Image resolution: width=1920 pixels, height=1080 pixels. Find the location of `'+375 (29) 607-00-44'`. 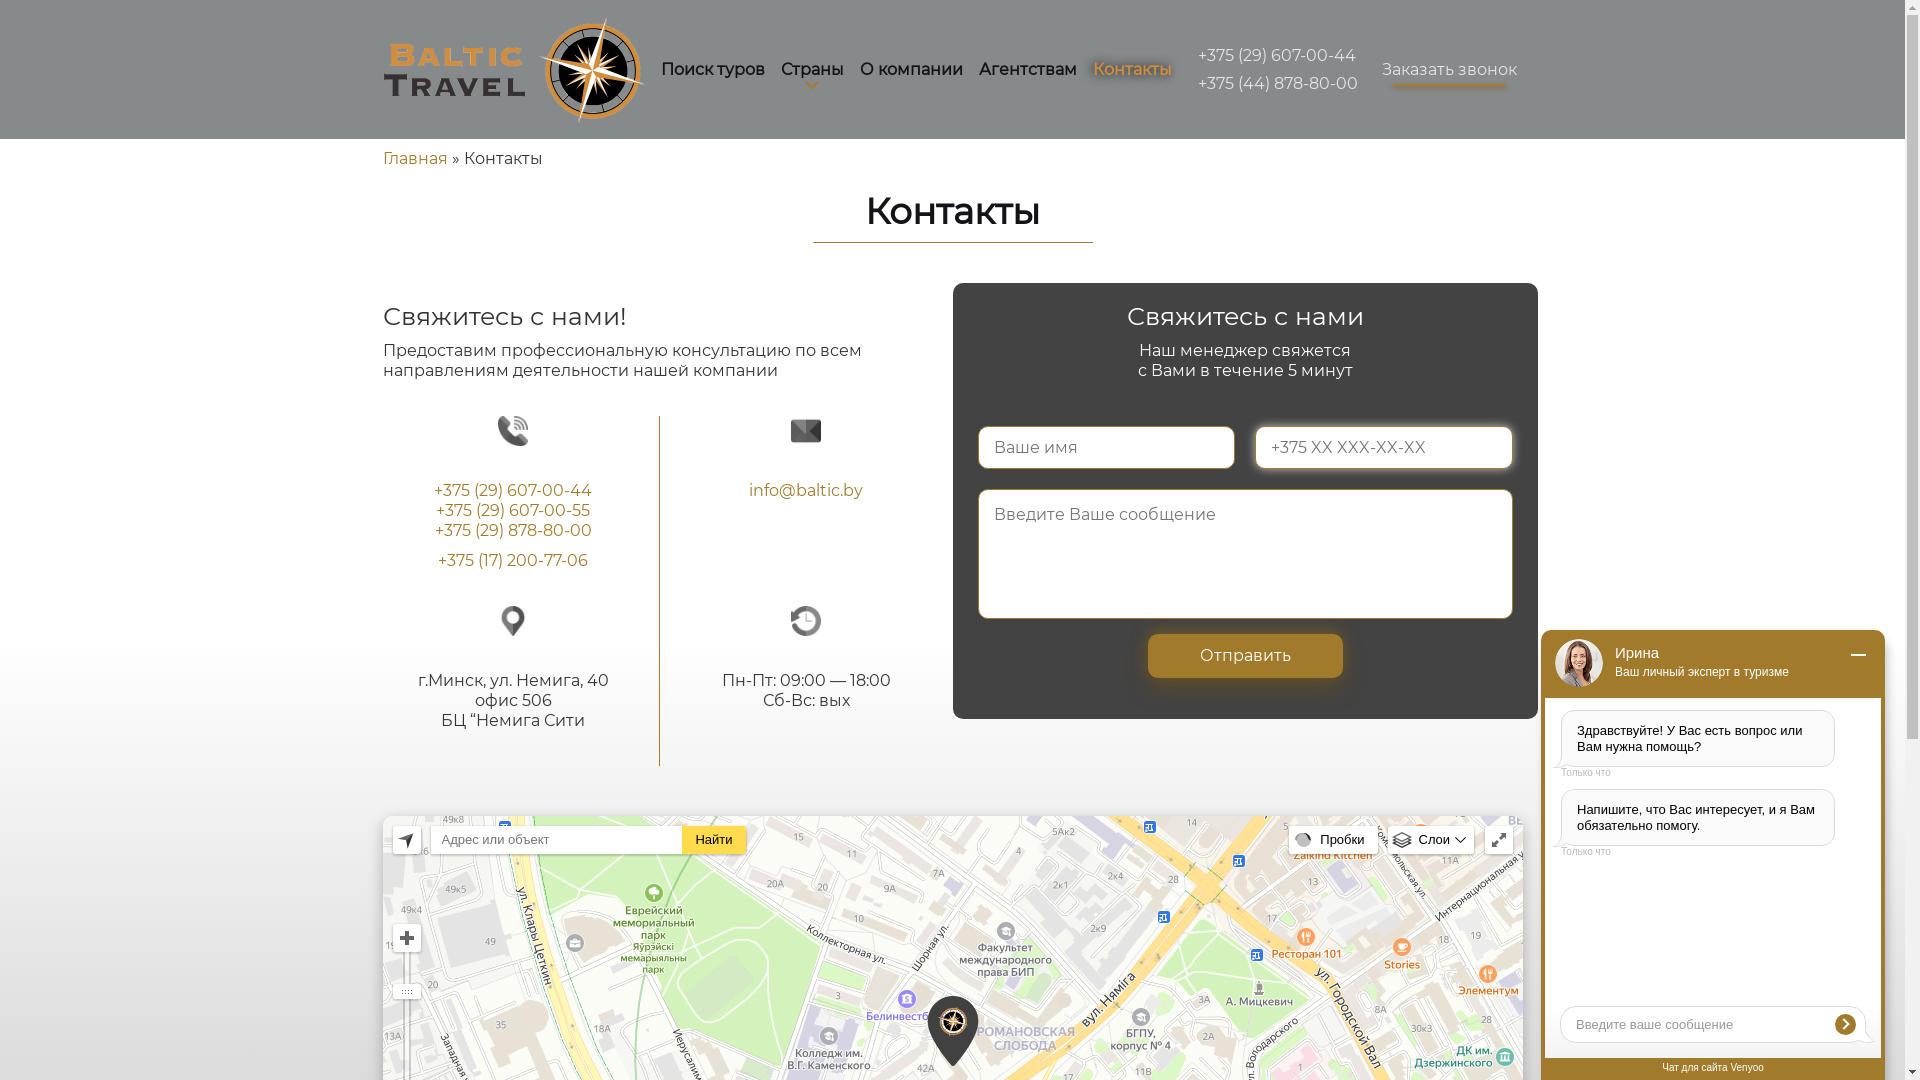

'+375 (29) 607-00-44' is located at coordinates (1275, 54).